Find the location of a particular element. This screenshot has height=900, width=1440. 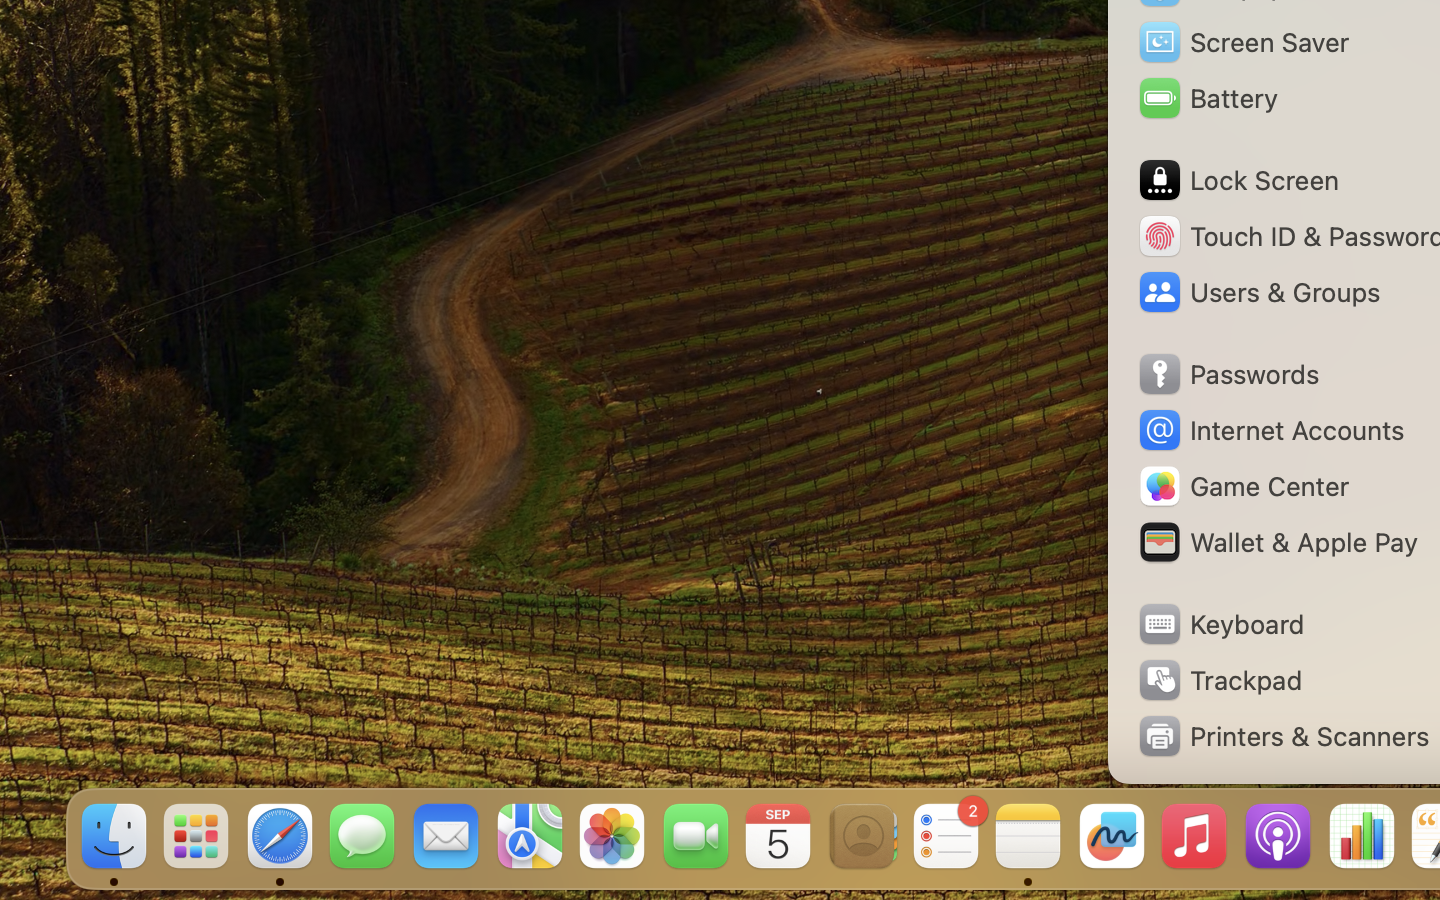

'Screen Saver' is located at coordinates (1242, 41).